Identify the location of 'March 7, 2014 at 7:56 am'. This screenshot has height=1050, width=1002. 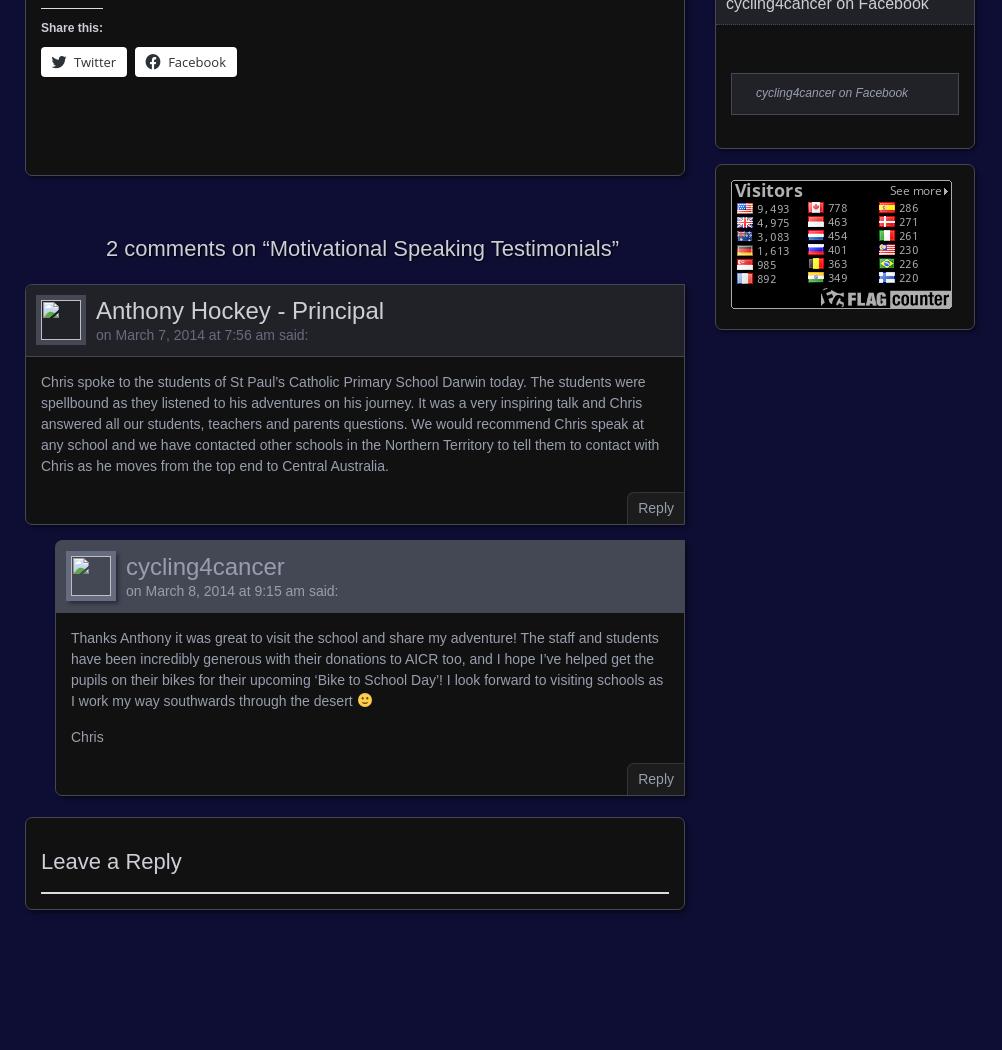
(194, 334).